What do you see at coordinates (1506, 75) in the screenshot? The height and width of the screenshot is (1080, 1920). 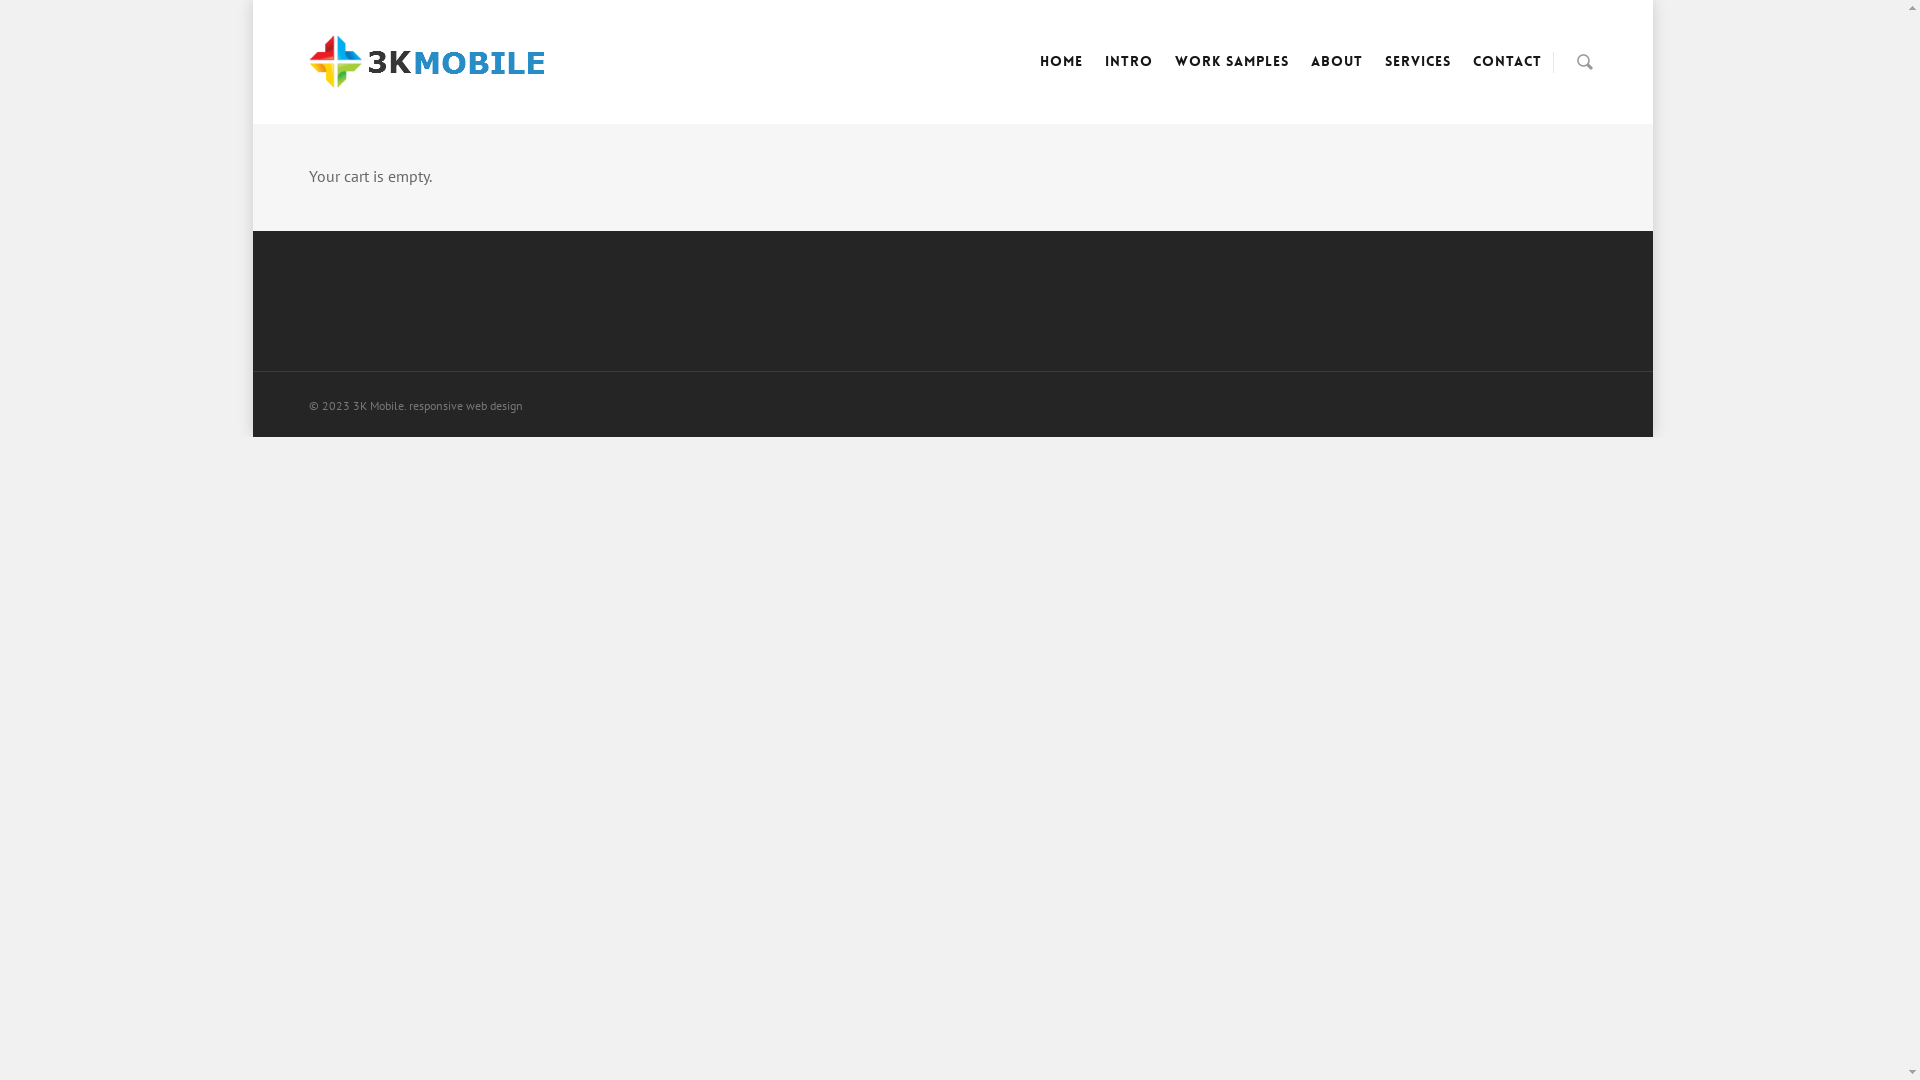 I see `'Contact'` at bounding box center [1506, 75].